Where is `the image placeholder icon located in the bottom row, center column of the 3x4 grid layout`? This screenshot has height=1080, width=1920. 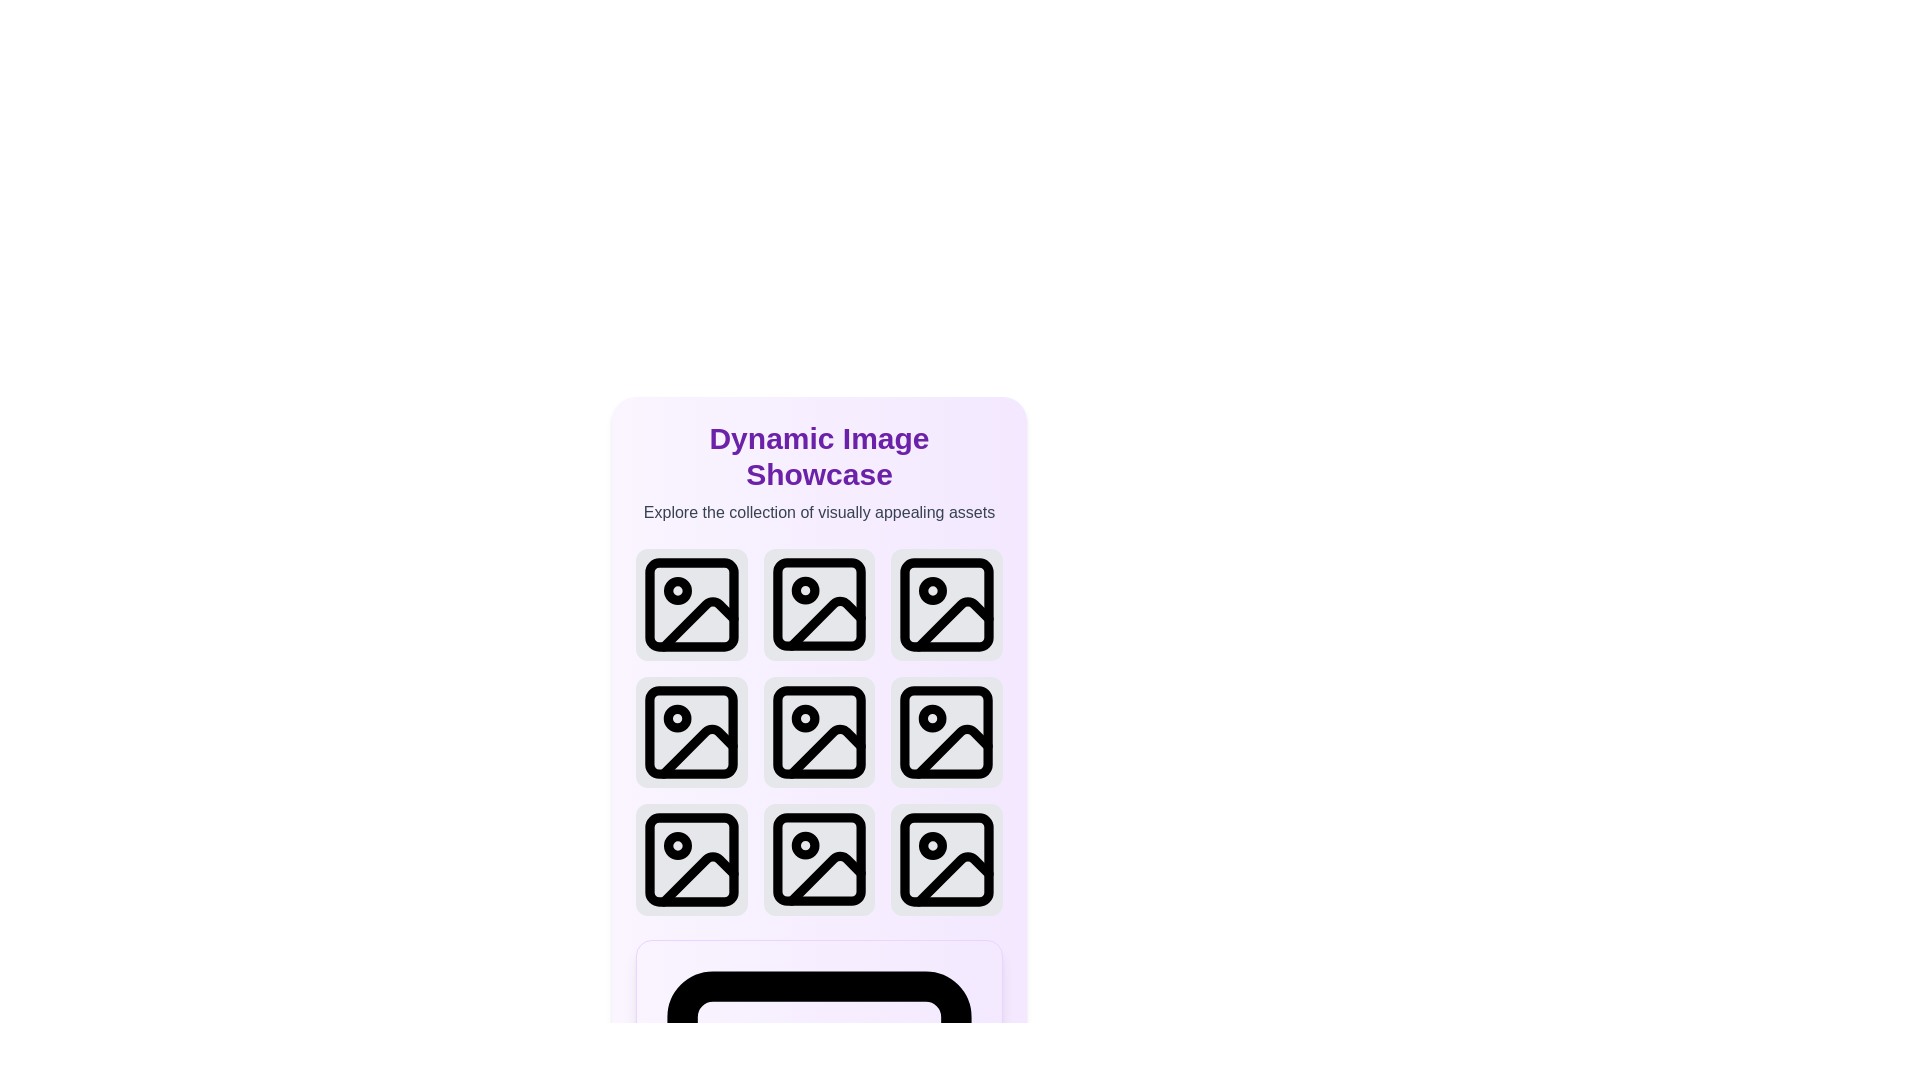
the image placeholder icon located in the bottom row, center column of the 3x4 grid layout is located at coordinates (819, 859).